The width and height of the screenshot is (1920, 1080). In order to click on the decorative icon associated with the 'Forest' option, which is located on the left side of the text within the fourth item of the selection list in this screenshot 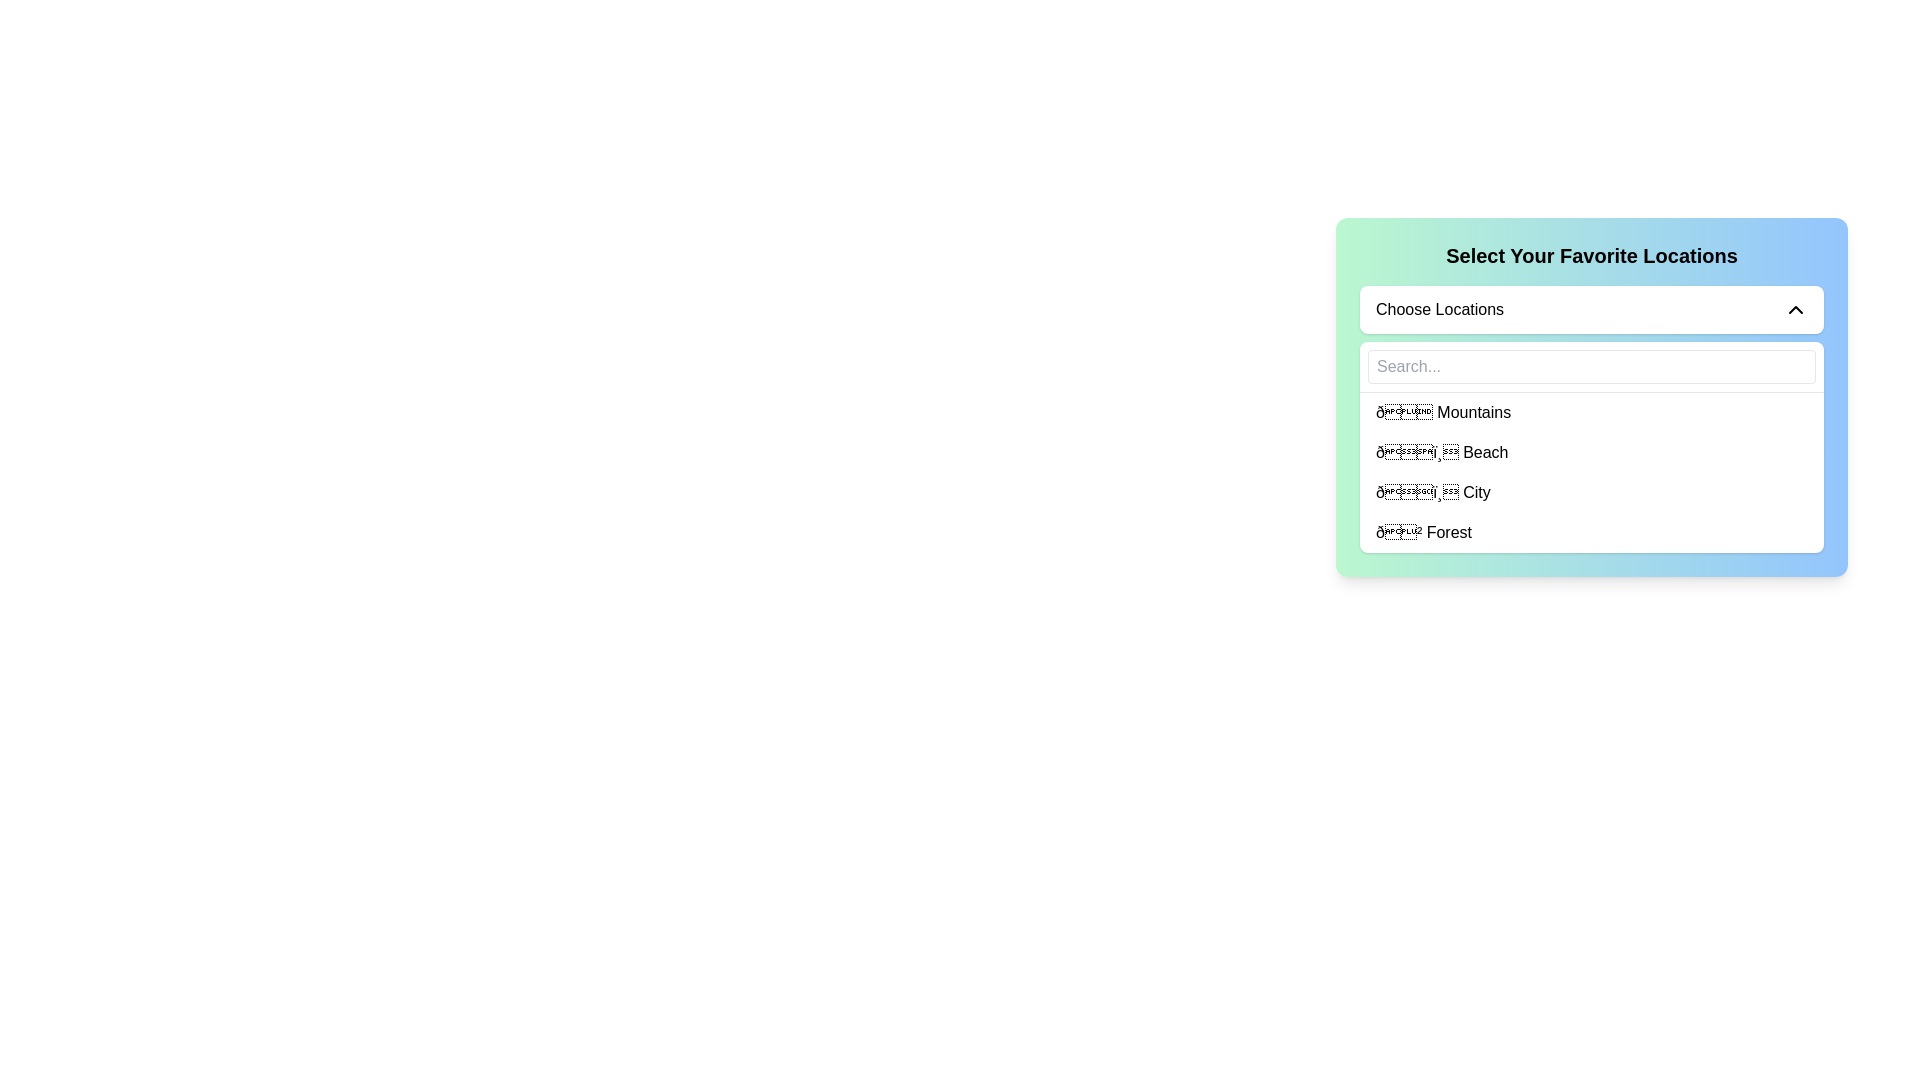, I will do `click(1398, 531)`.